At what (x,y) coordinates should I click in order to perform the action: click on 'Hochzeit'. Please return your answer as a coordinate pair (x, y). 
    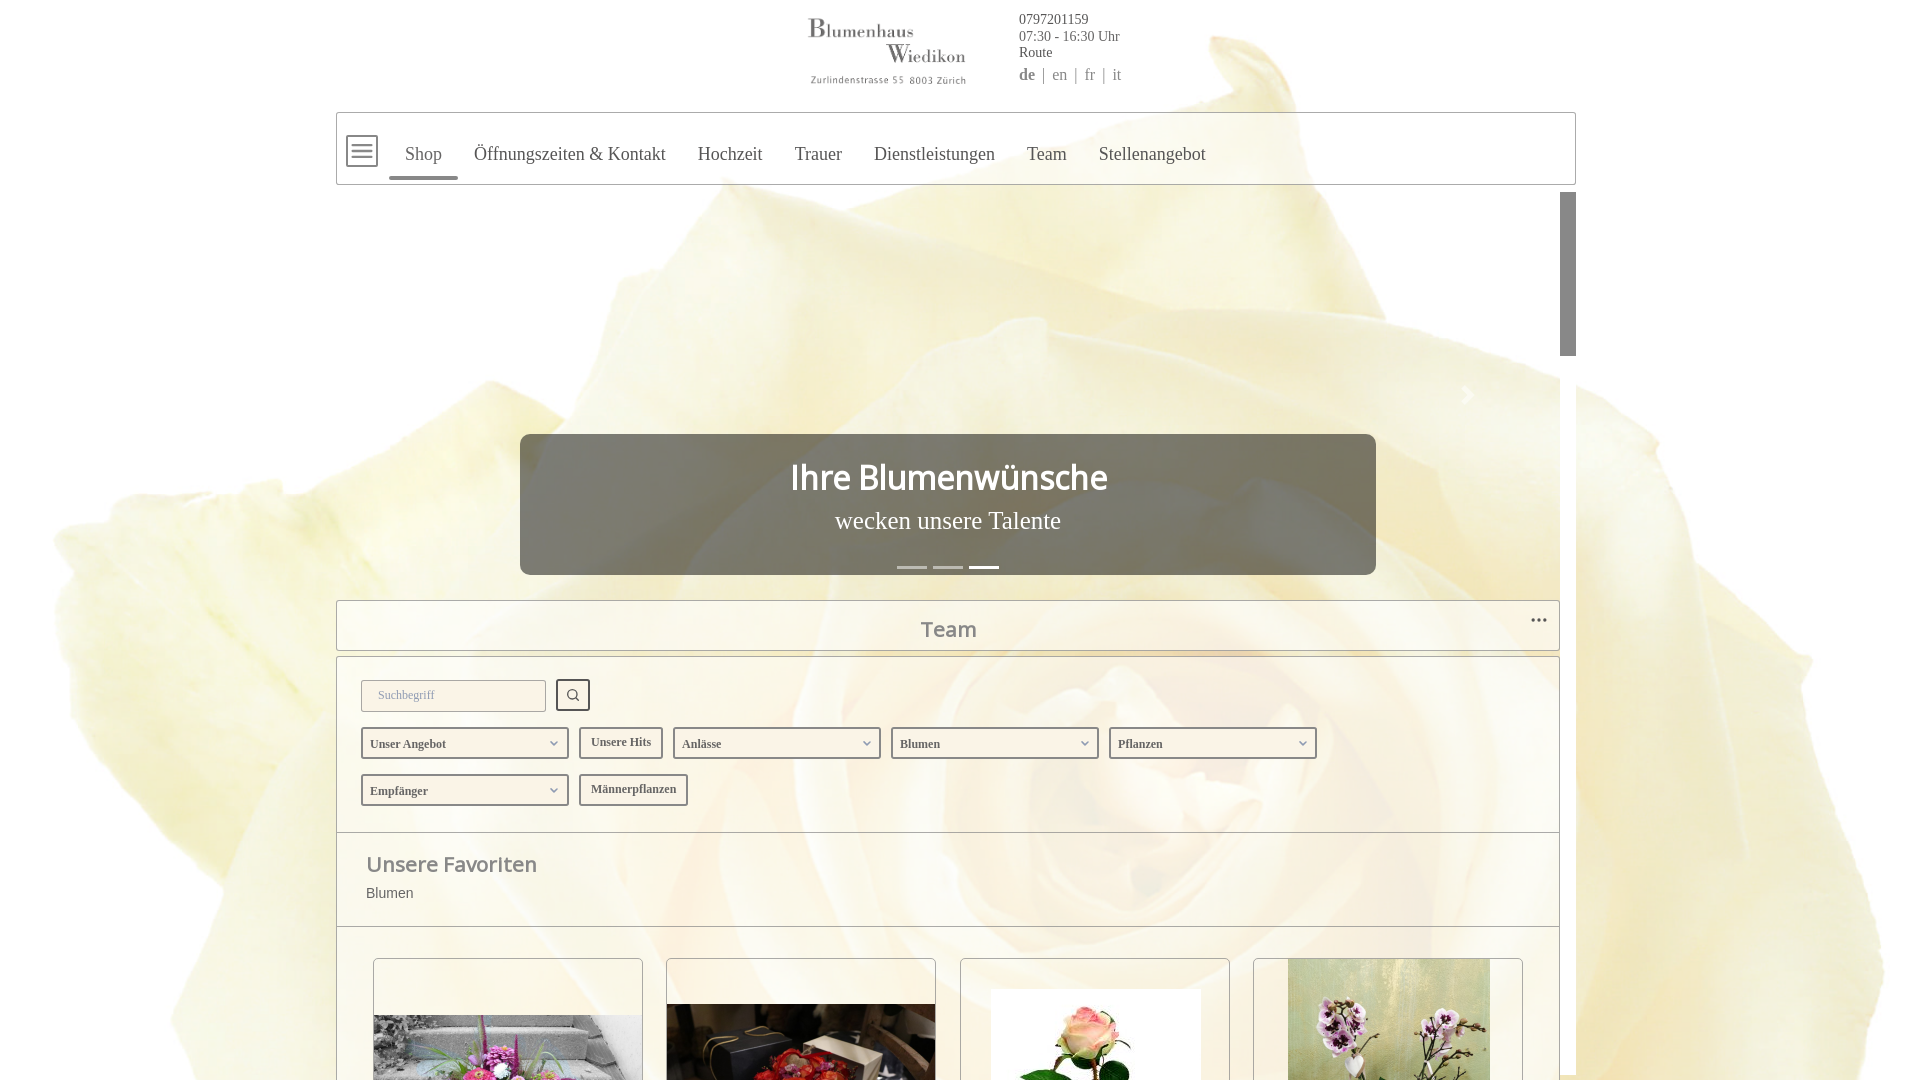
    Looking at the image, I should click on (729, 144).